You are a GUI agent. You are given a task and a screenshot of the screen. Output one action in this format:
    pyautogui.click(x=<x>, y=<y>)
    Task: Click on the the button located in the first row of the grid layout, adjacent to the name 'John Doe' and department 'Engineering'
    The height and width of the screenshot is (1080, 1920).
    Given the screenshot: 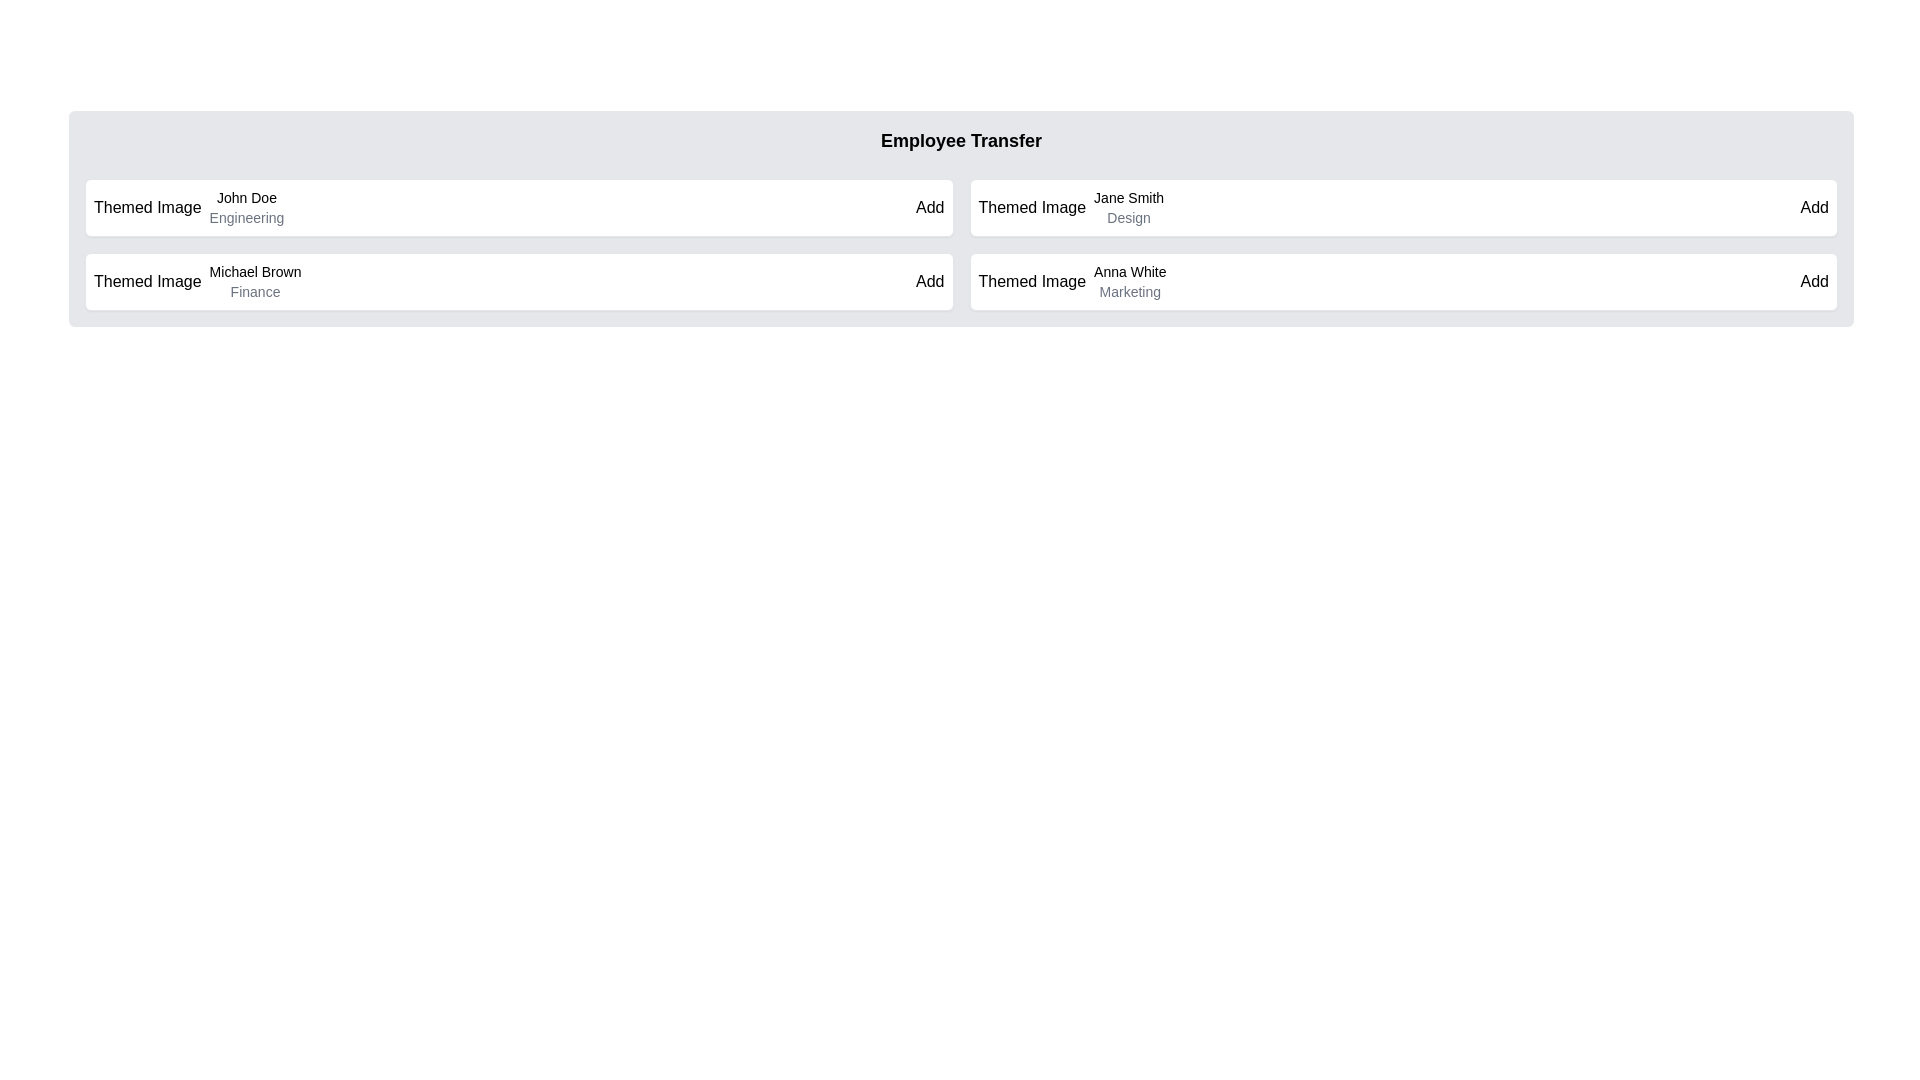 What is the action you would take?
    pyautogui.click(x=929, y=208)
    